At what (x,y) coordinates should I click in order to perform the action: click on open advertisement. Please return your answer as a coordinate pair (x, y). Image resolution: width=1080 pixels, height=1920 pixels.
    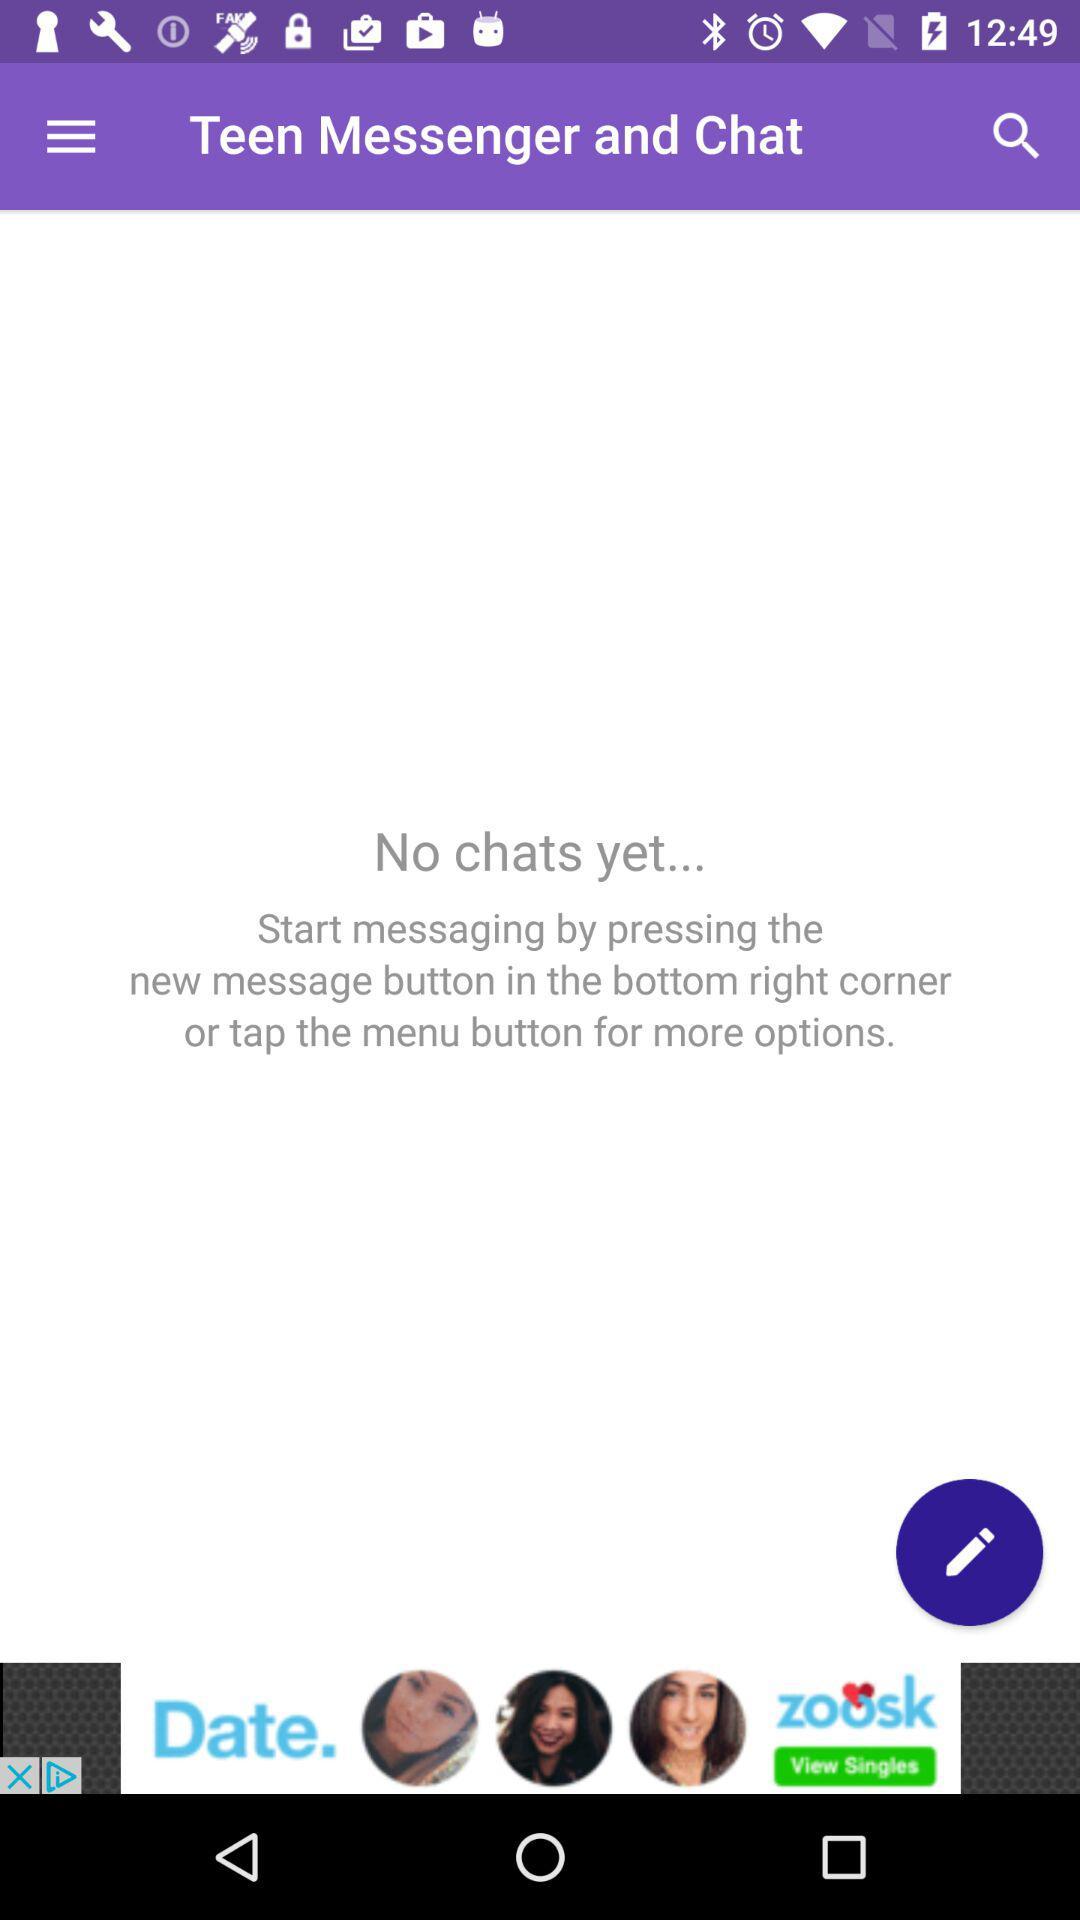
    Looking at the image, I should click on (540, 1727).